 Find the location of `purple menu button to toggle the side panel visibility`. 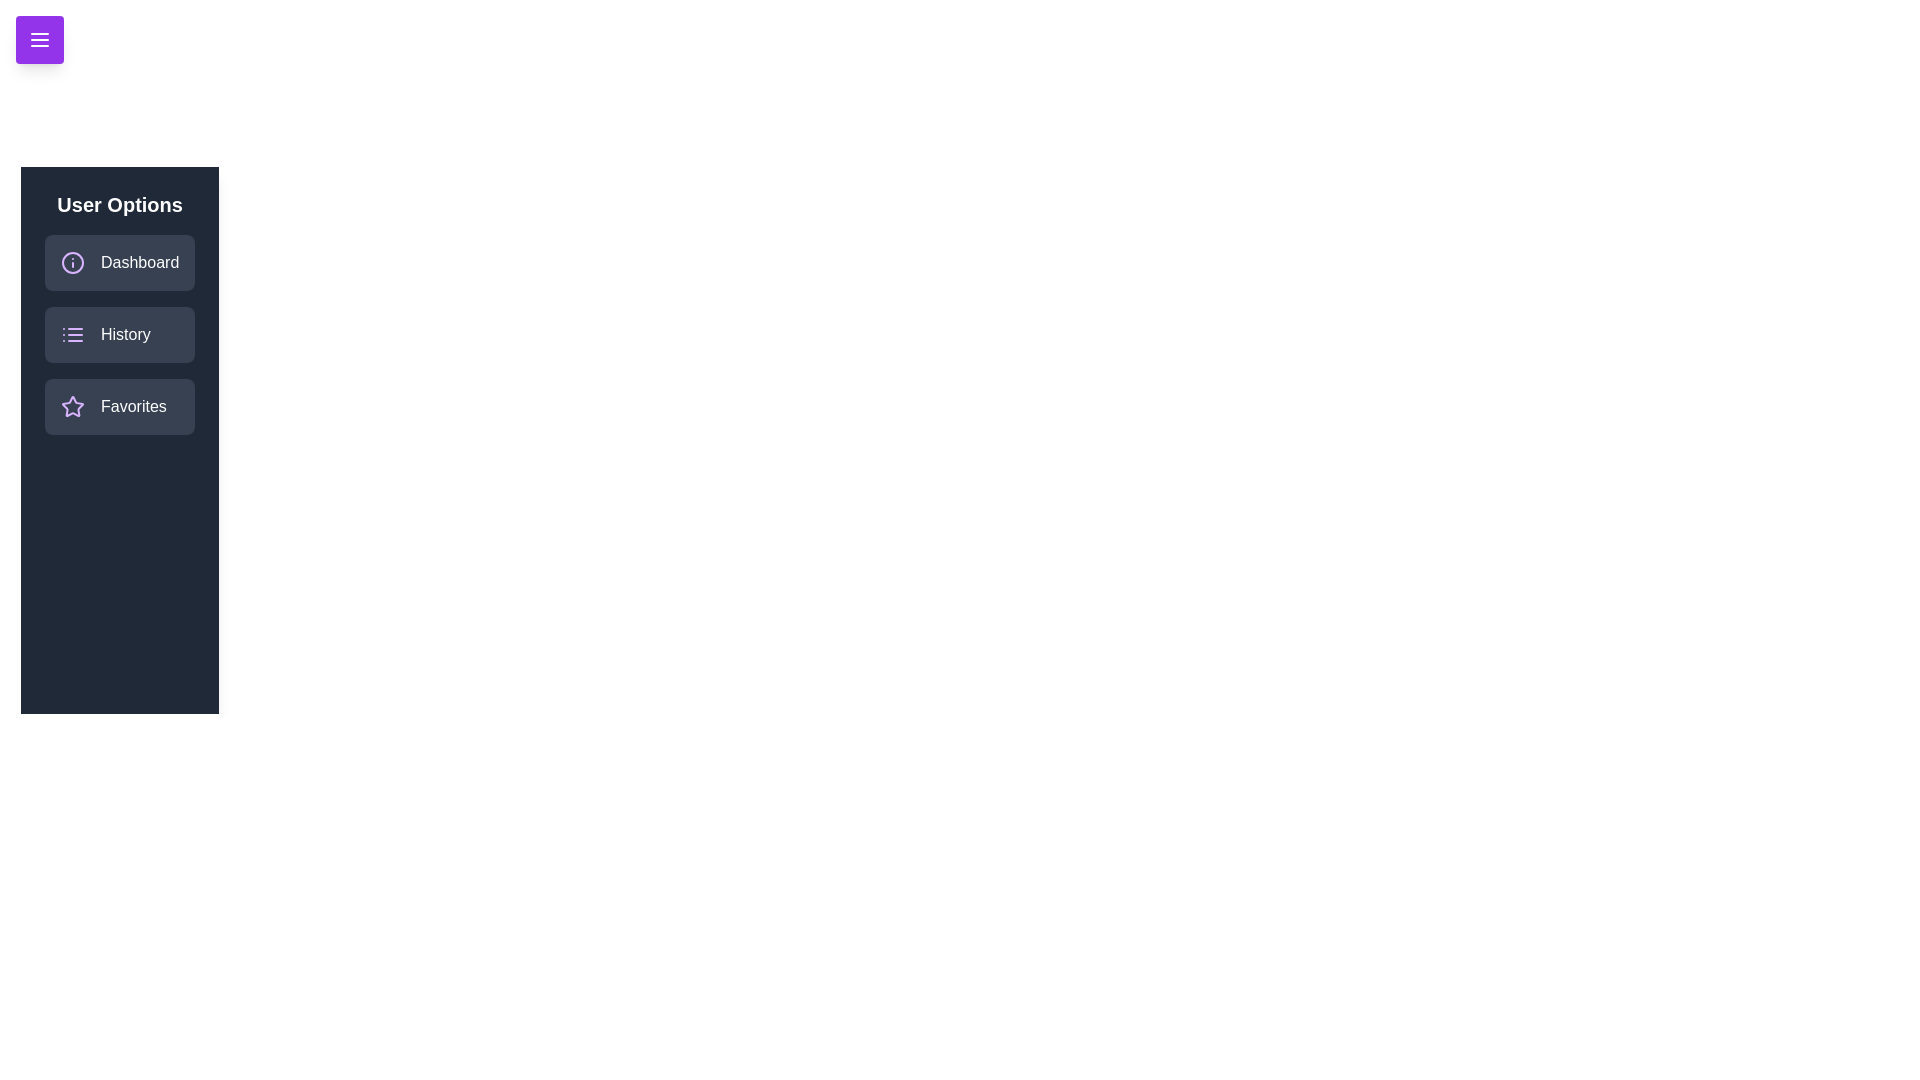

purple menu button to toggle the side panel visibility is located at coordinates (39, 39).